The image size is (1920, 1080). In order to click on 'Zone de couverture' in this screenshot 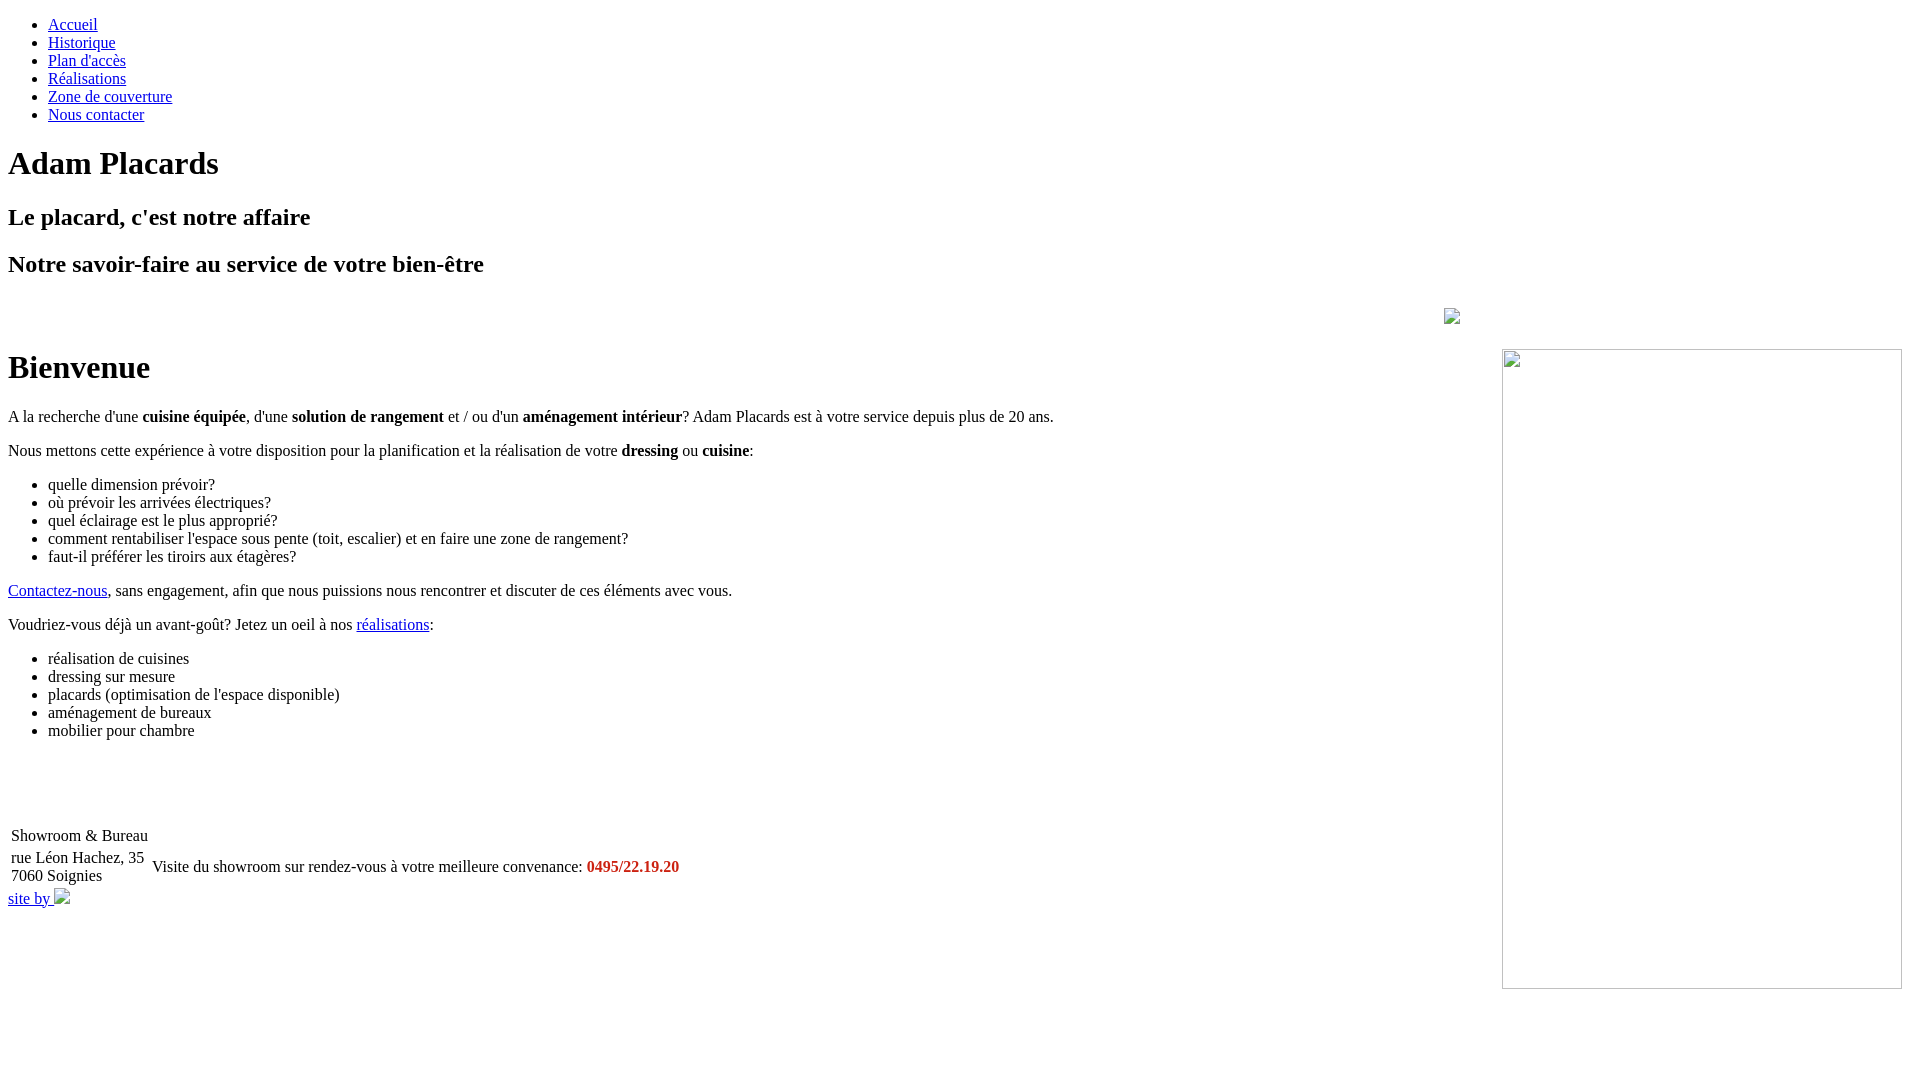, I will do `click(48, 96)`.